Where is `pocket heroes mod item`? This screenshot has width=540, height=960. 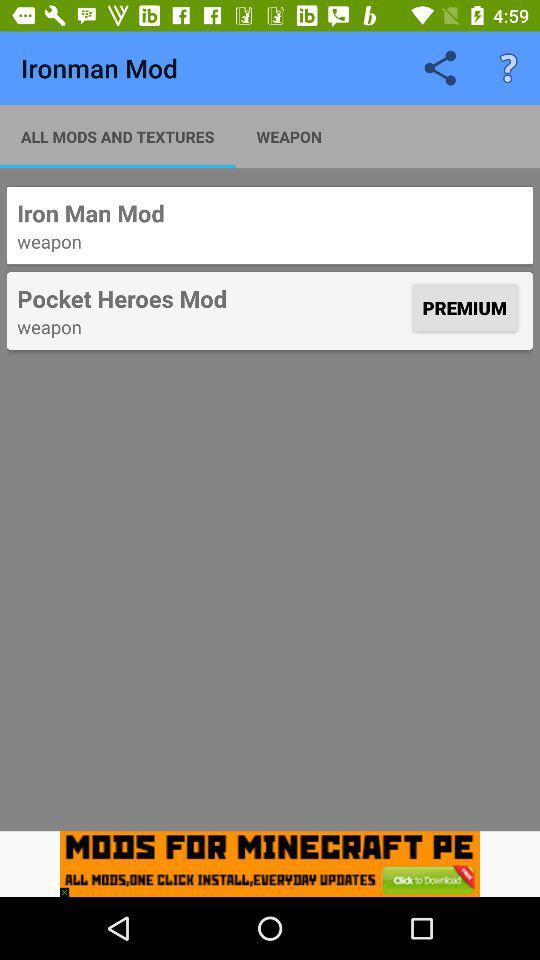
pocket heroes mod item is located at coordinates (211, 297).